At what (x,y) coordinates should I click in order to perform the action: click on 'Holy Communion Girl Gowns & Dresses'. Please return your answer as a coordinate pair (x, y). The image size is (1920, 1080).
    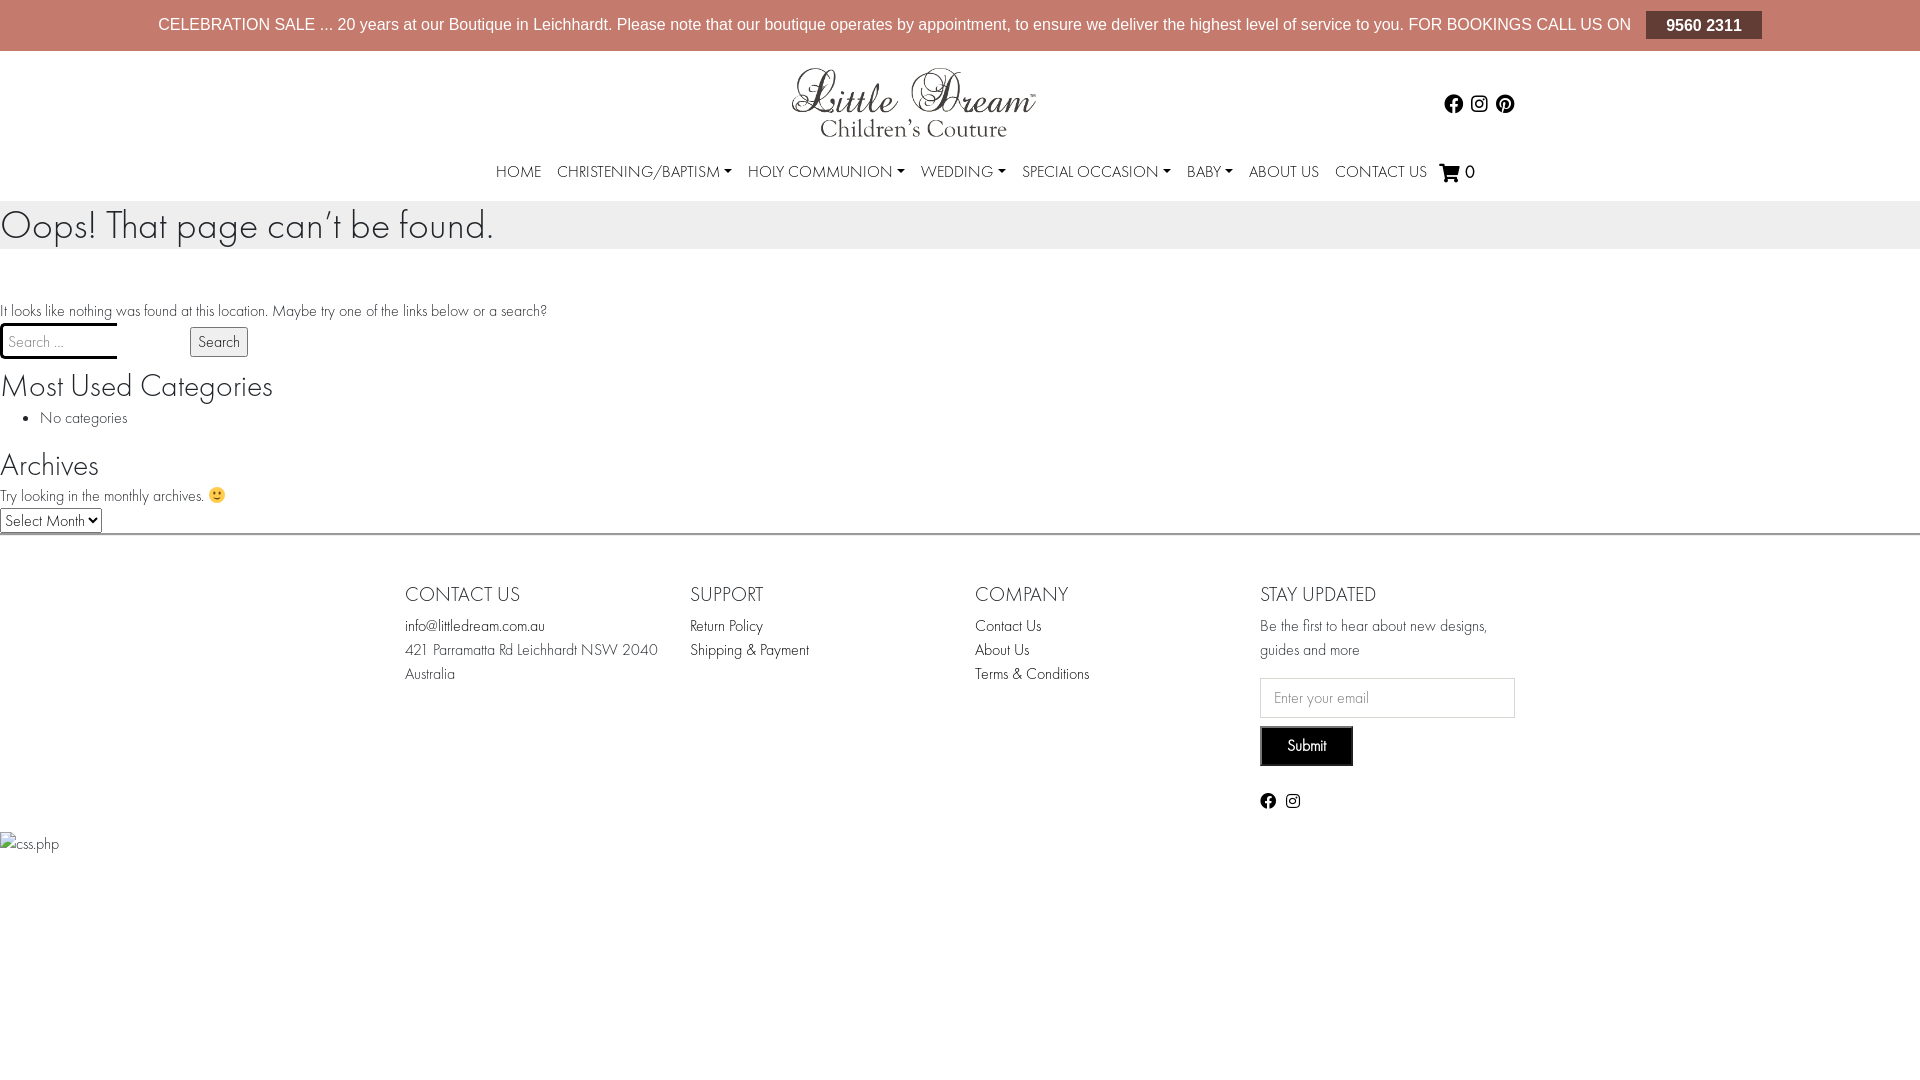
    Looking at the image, I should click on (883, 211).